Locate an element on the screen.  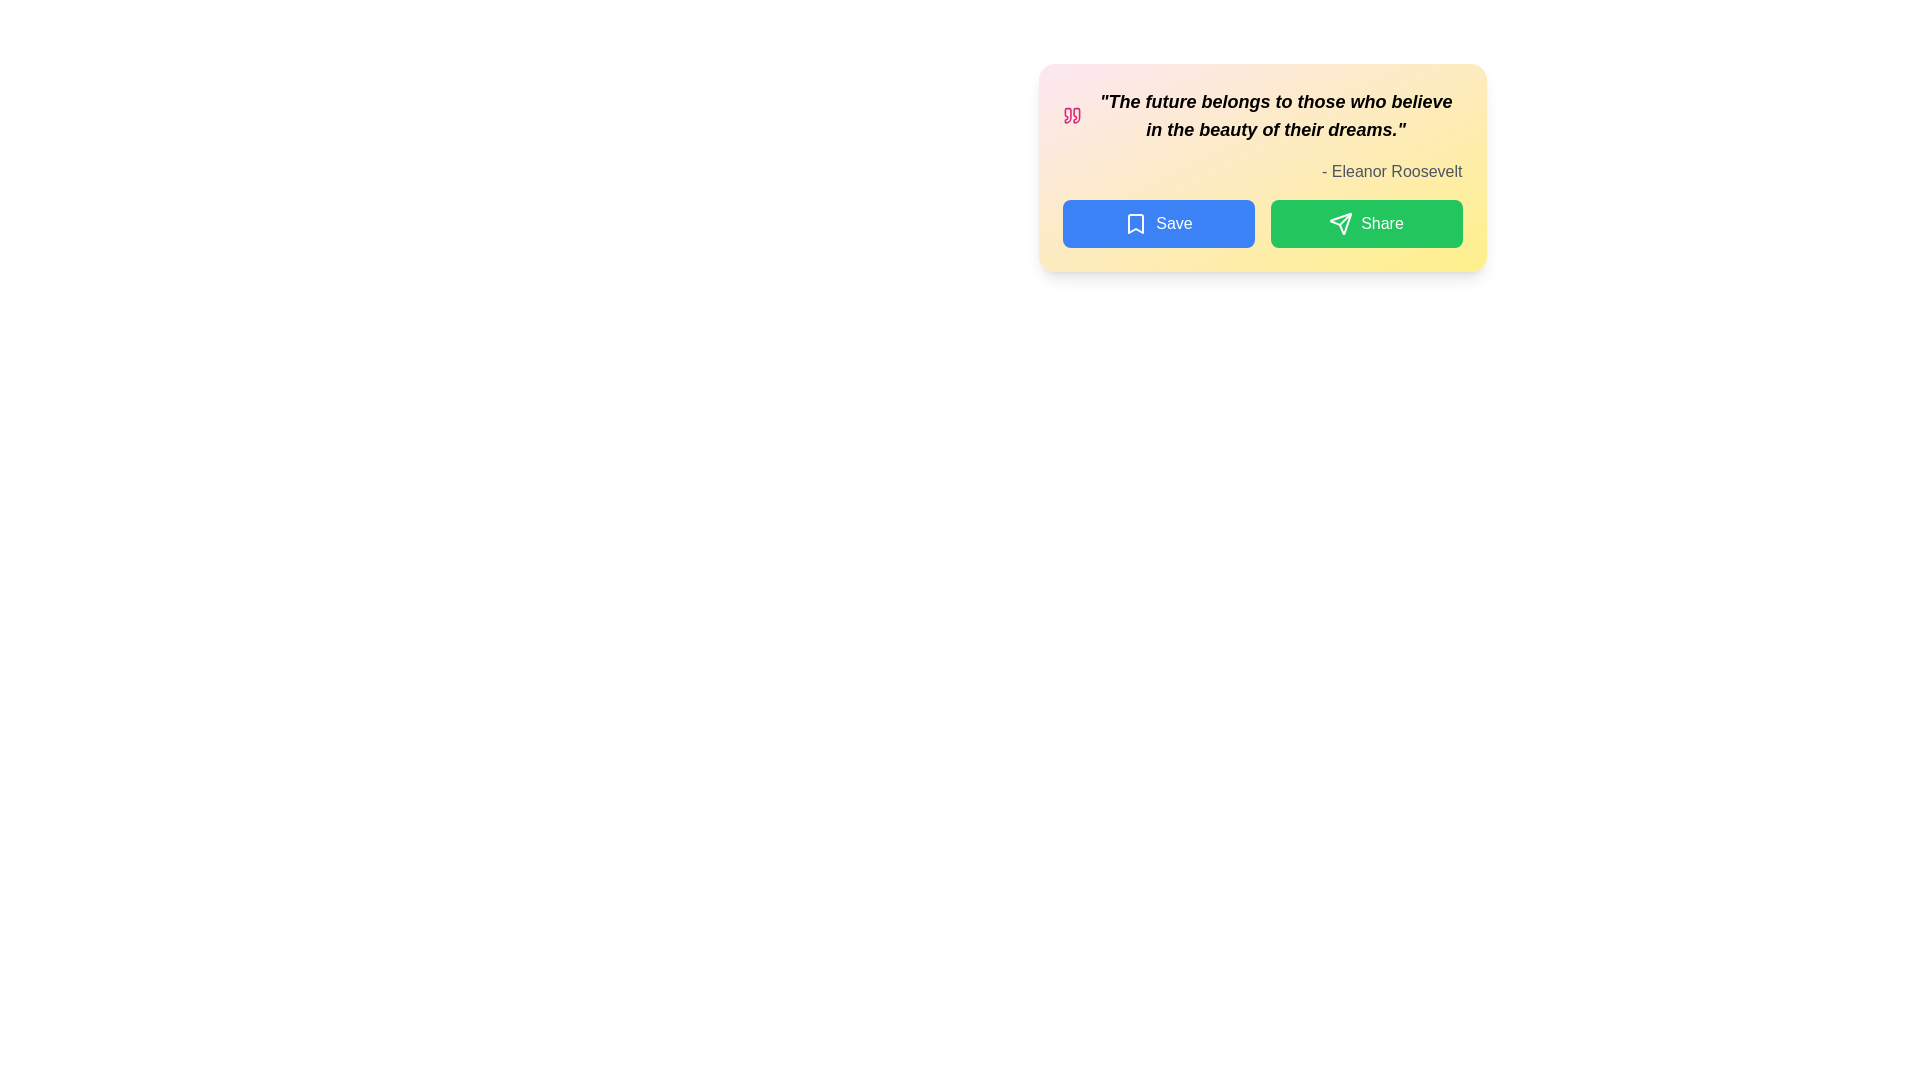
the bookmark-shaped icon located to the left of the 'Save' button, characterized by its triangular bottom and rectangular body with a blue background and white inner lines is located at coordinates (1136, 223).